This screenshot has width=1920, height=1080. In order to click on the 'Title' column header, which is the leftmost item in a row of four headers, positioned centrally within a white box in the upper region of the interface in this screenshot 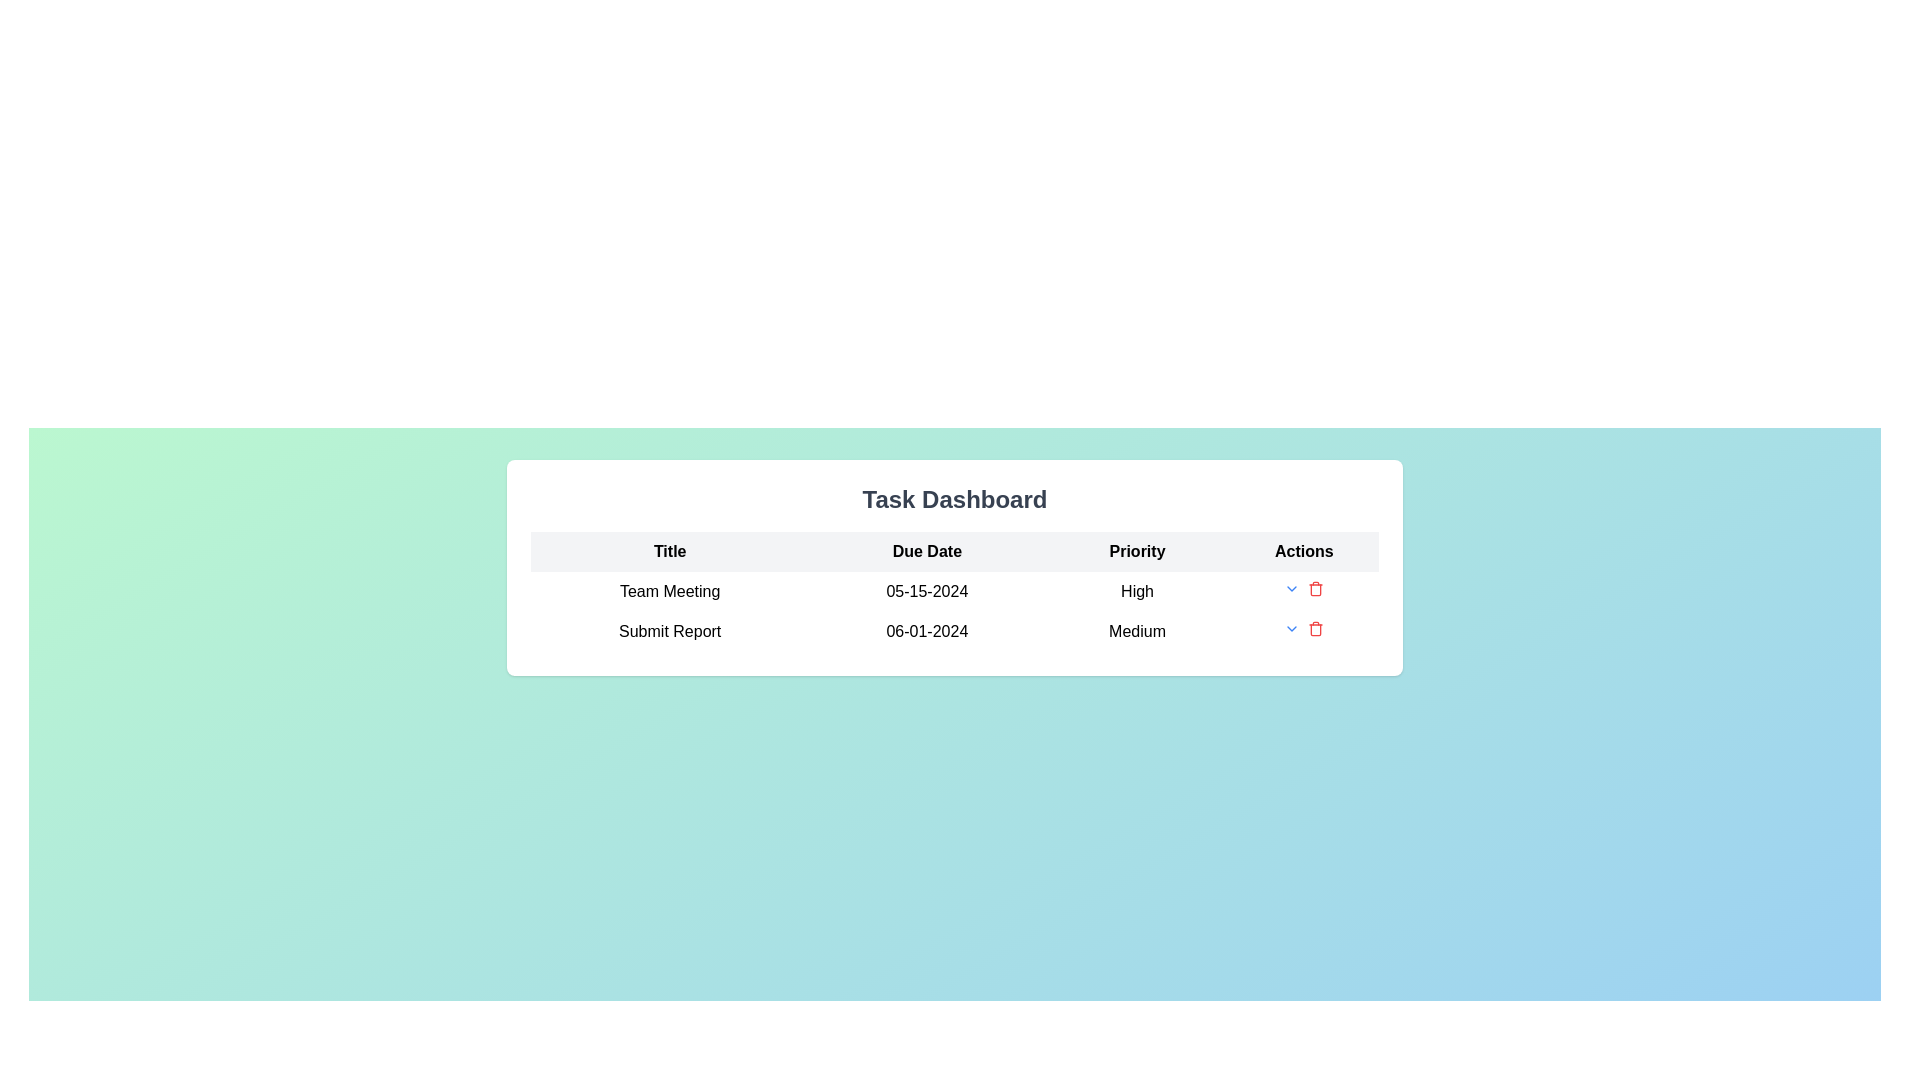, I will do `click(670, 551)`.